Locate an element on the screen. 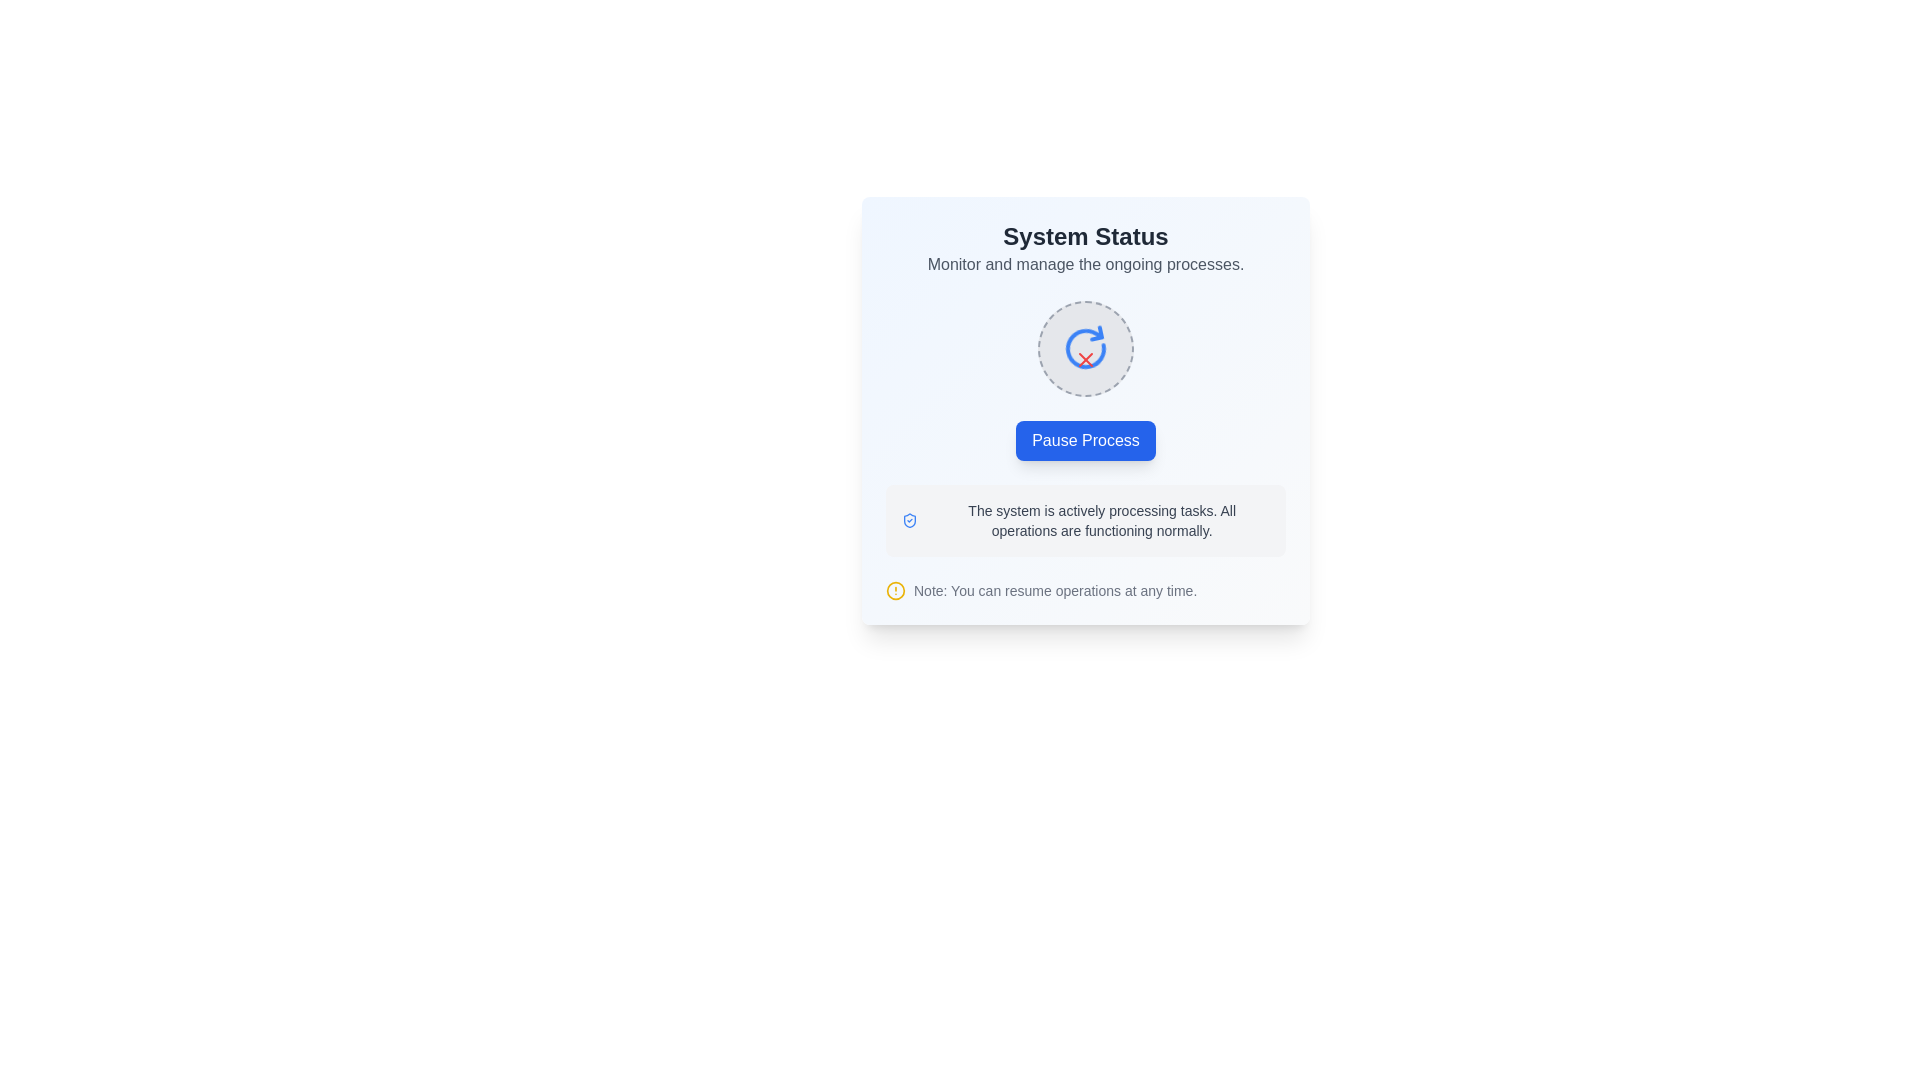 This screenshot has width=1920, height=1080. the diagonal cross icon, which is styled with a clear stroke and sharp edges, located at the center of a circular dashed outline within the 'System Status' dialog interface is located at coordinates (1084, 358).